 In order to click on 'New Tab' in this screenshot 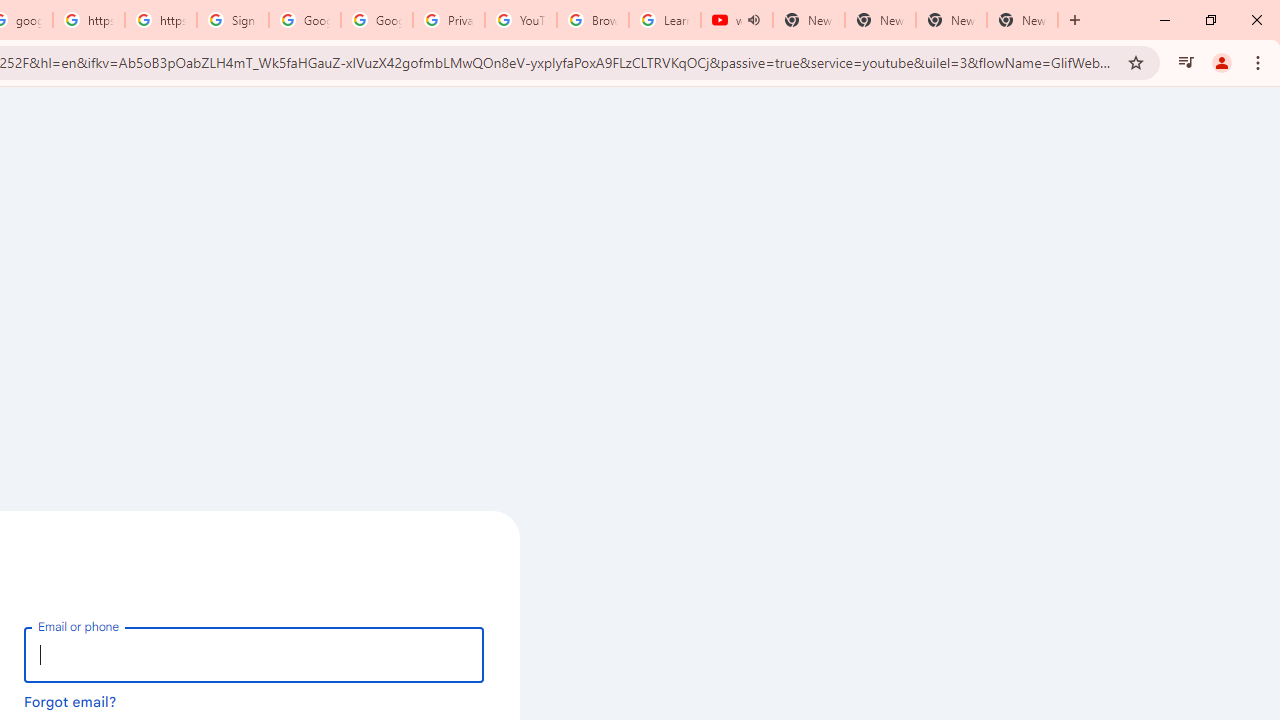, I will do `click(1022, 20)`.